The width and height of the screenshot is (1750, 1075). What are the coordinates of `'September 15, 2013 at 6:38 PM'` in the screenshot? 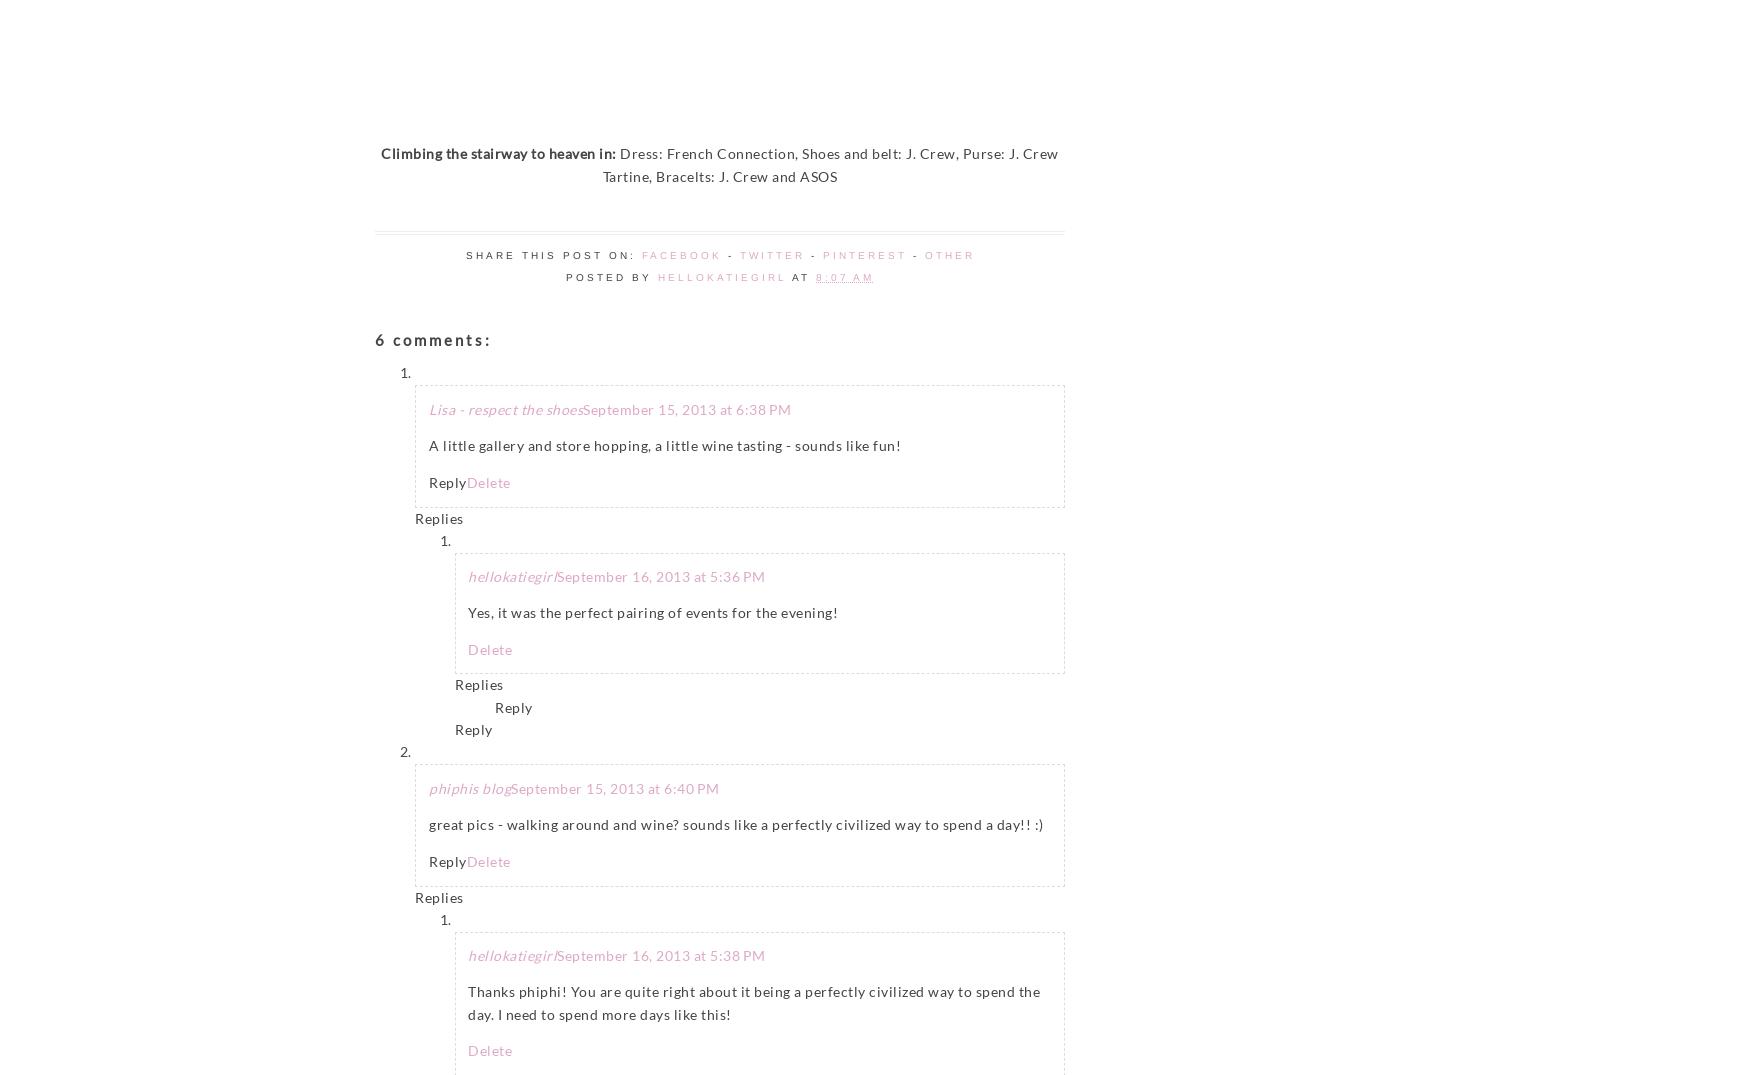 It's located at (582, 407).